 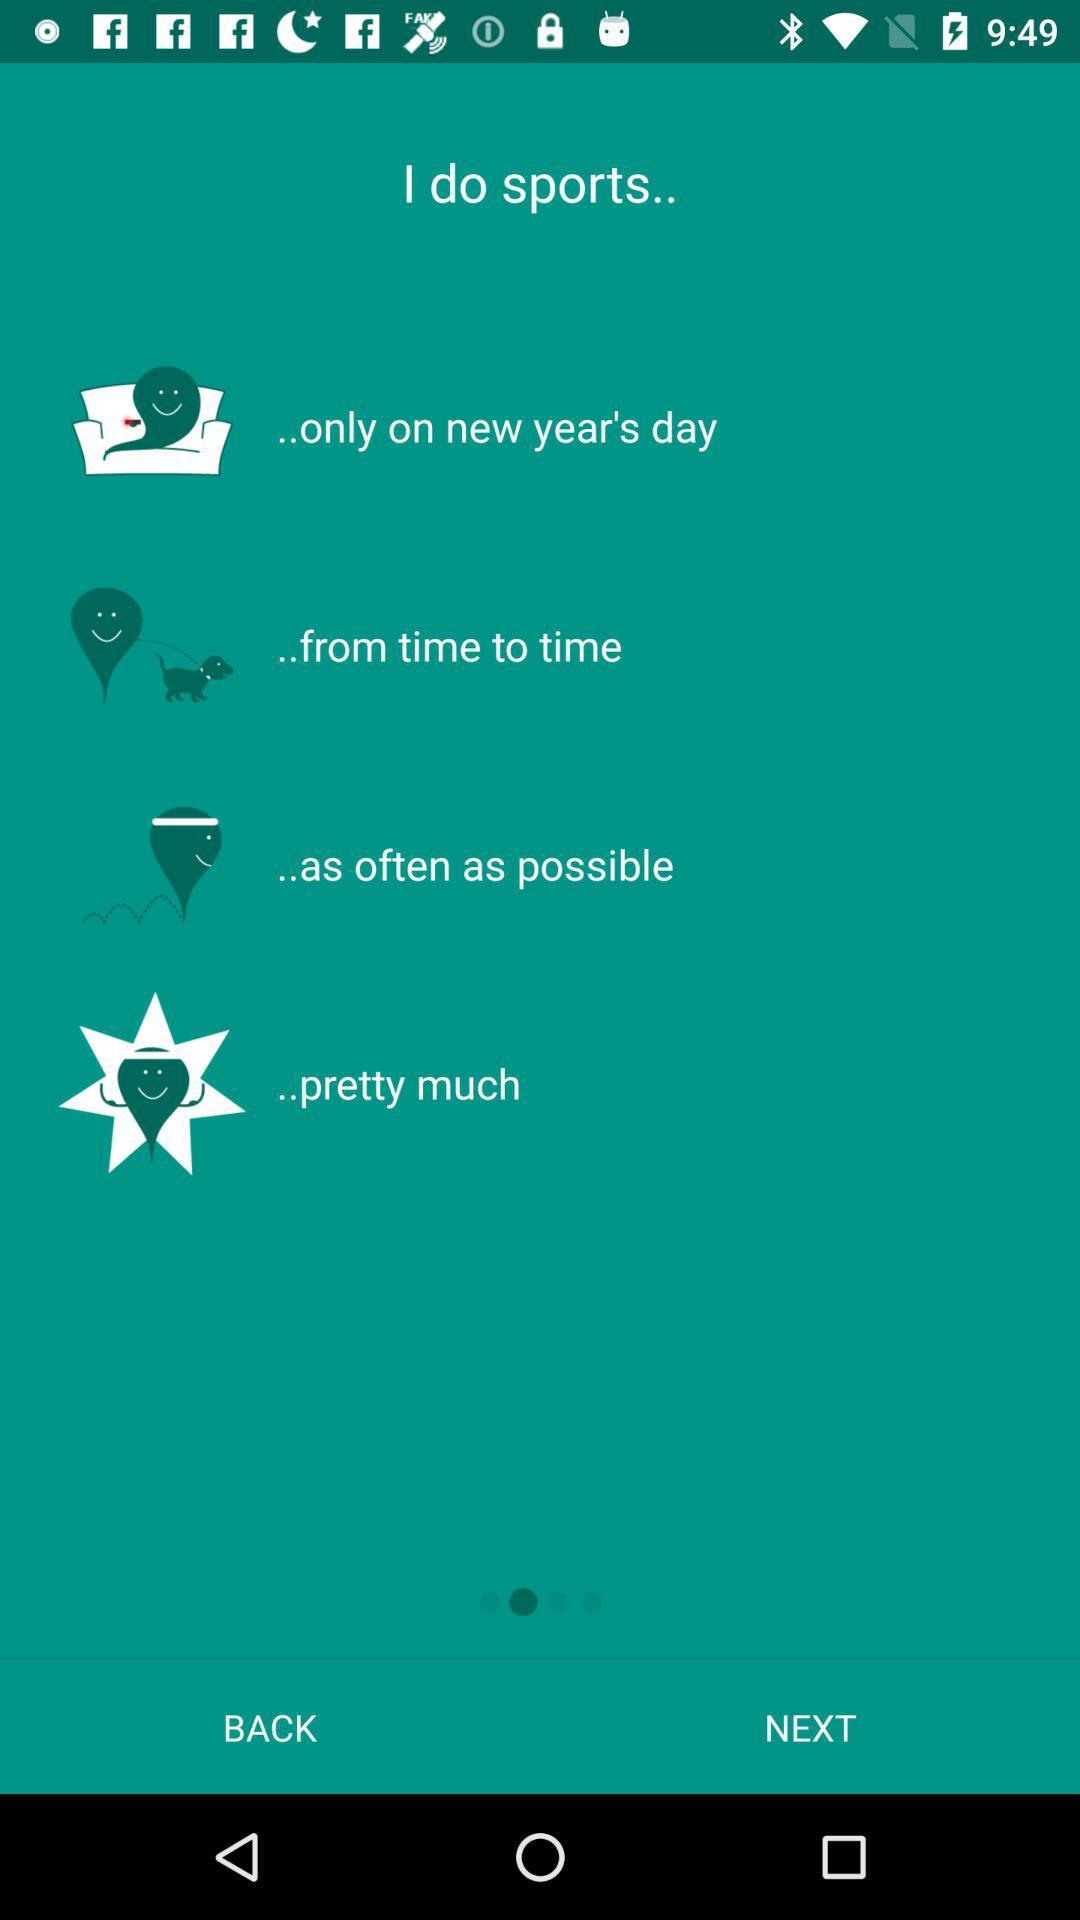 I want to click on the app to the left of next icon, so click(x=270, y=1726).